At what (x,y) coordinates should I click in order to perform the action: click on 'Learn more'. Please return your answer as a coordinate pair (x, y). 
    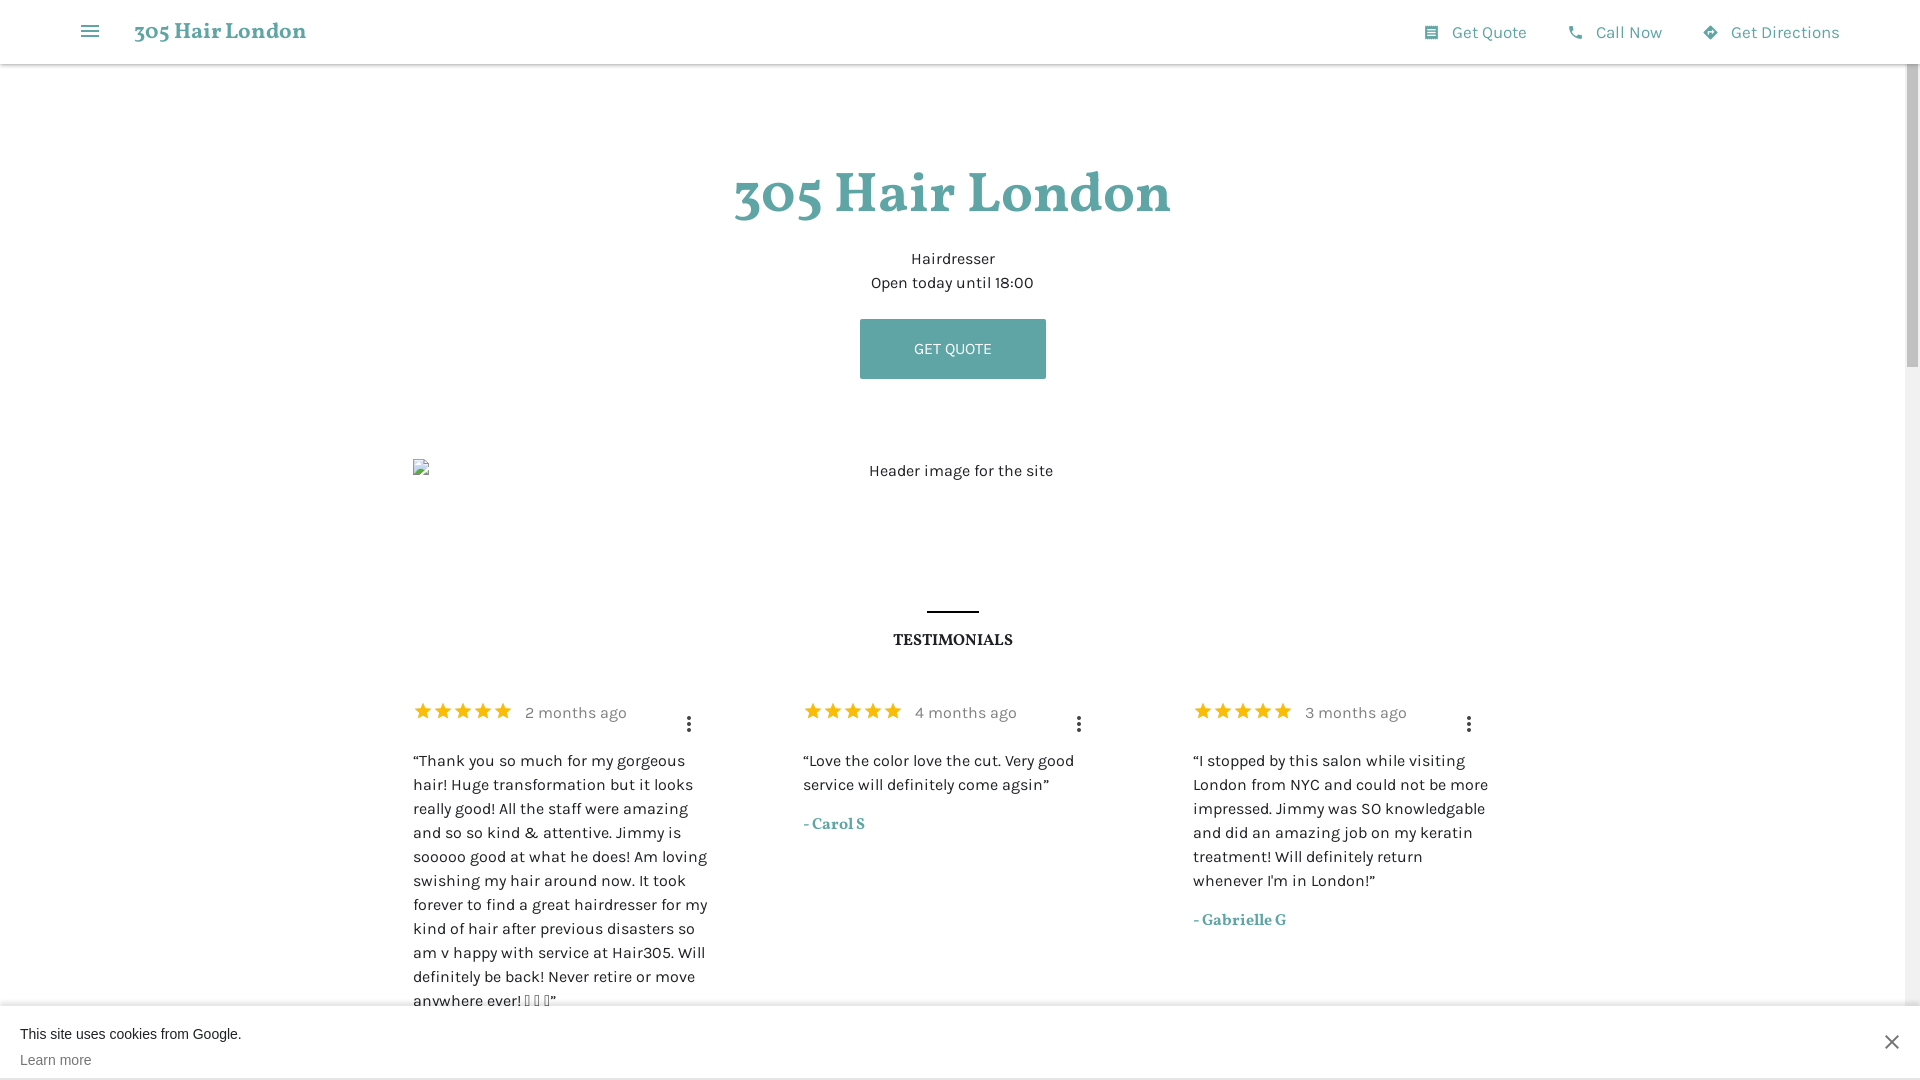
    Looking at the image, I should click on (19, 1059).